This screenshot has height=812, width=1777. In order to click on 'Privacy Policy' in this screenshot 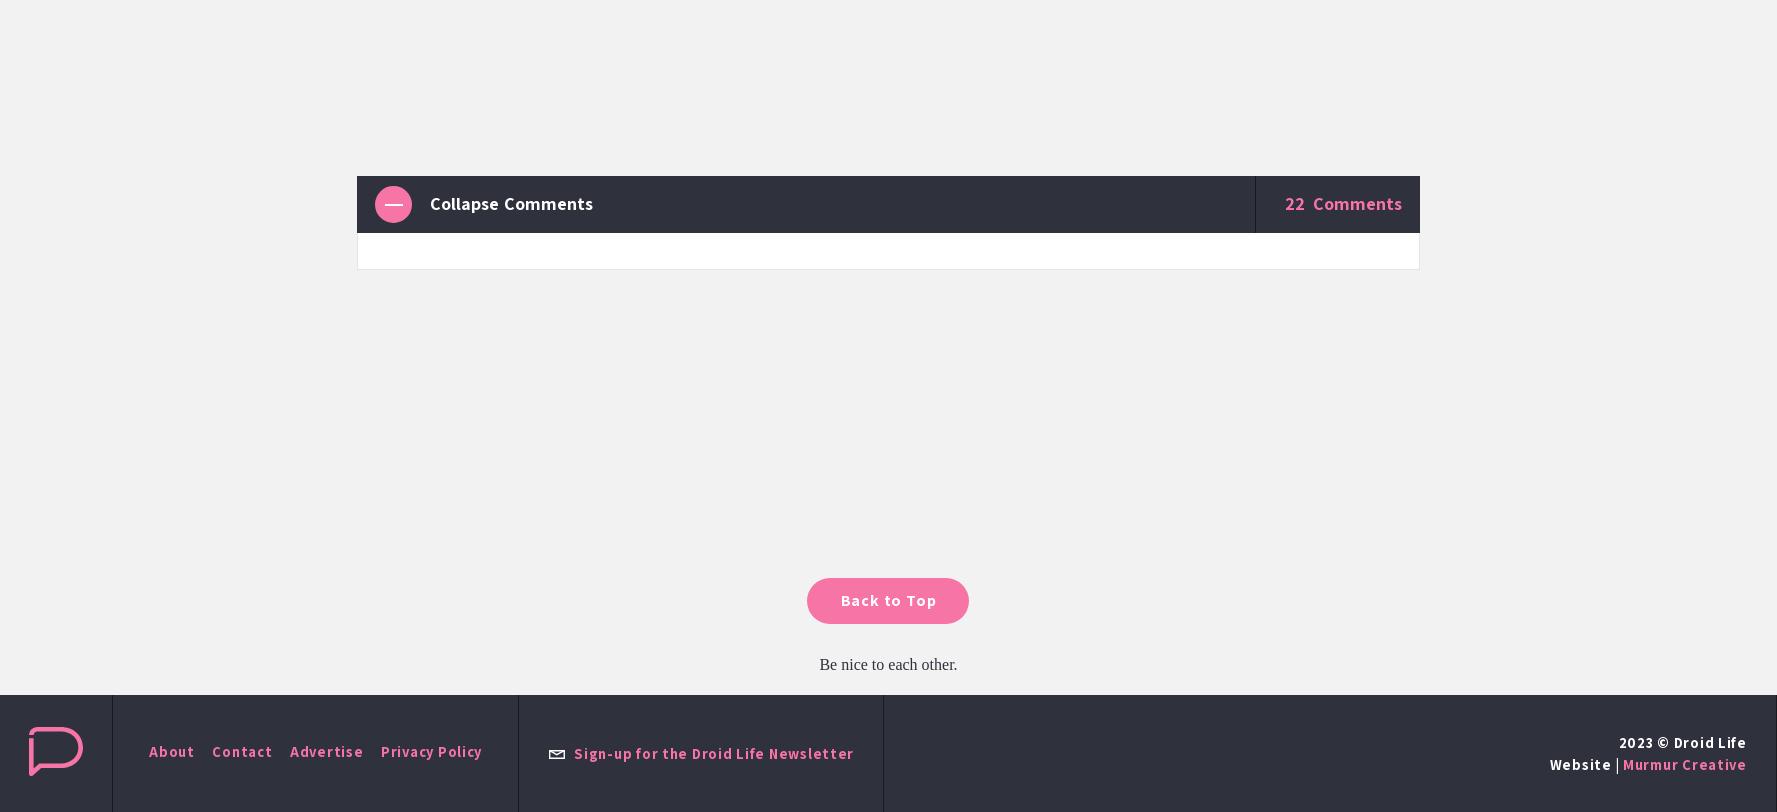, I will do `click(429, 751)`.